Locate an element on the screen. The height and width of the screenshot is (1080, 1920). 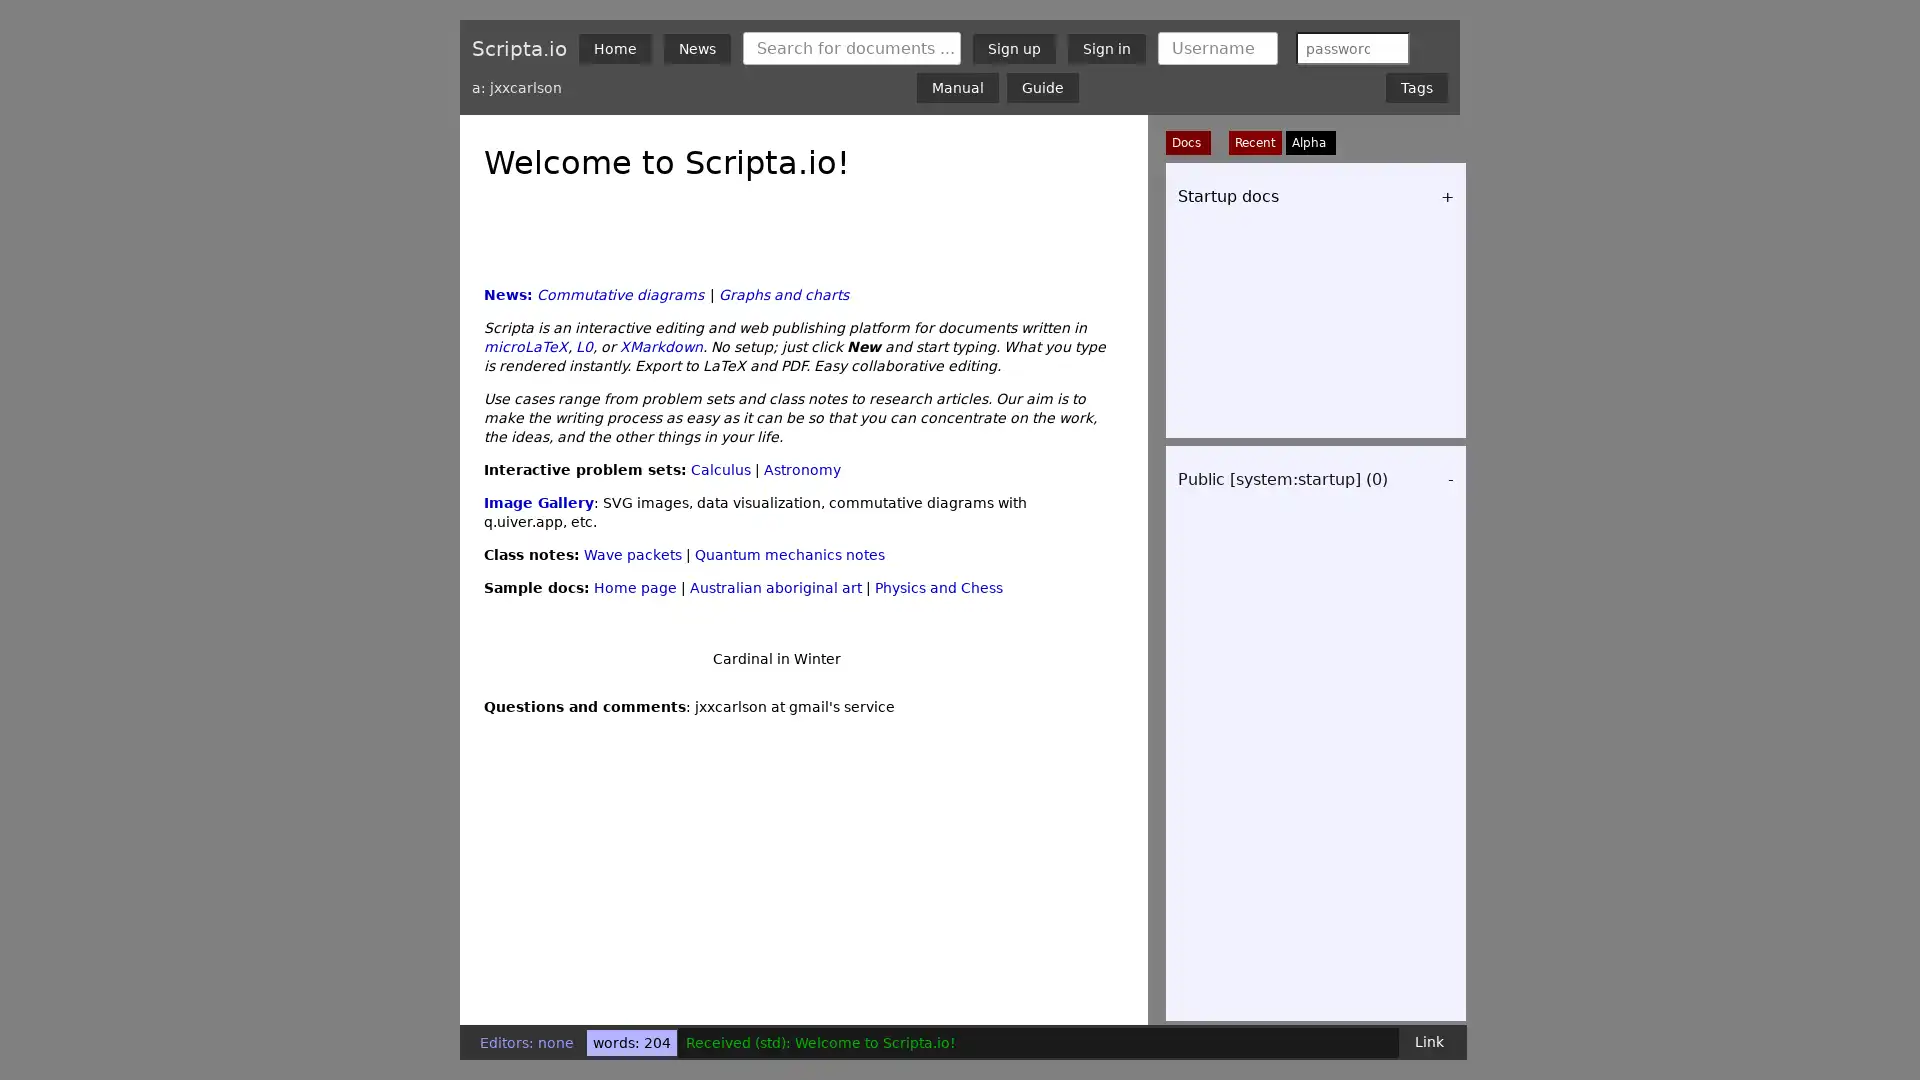
Sign in is located at coordinates (1106, 46).